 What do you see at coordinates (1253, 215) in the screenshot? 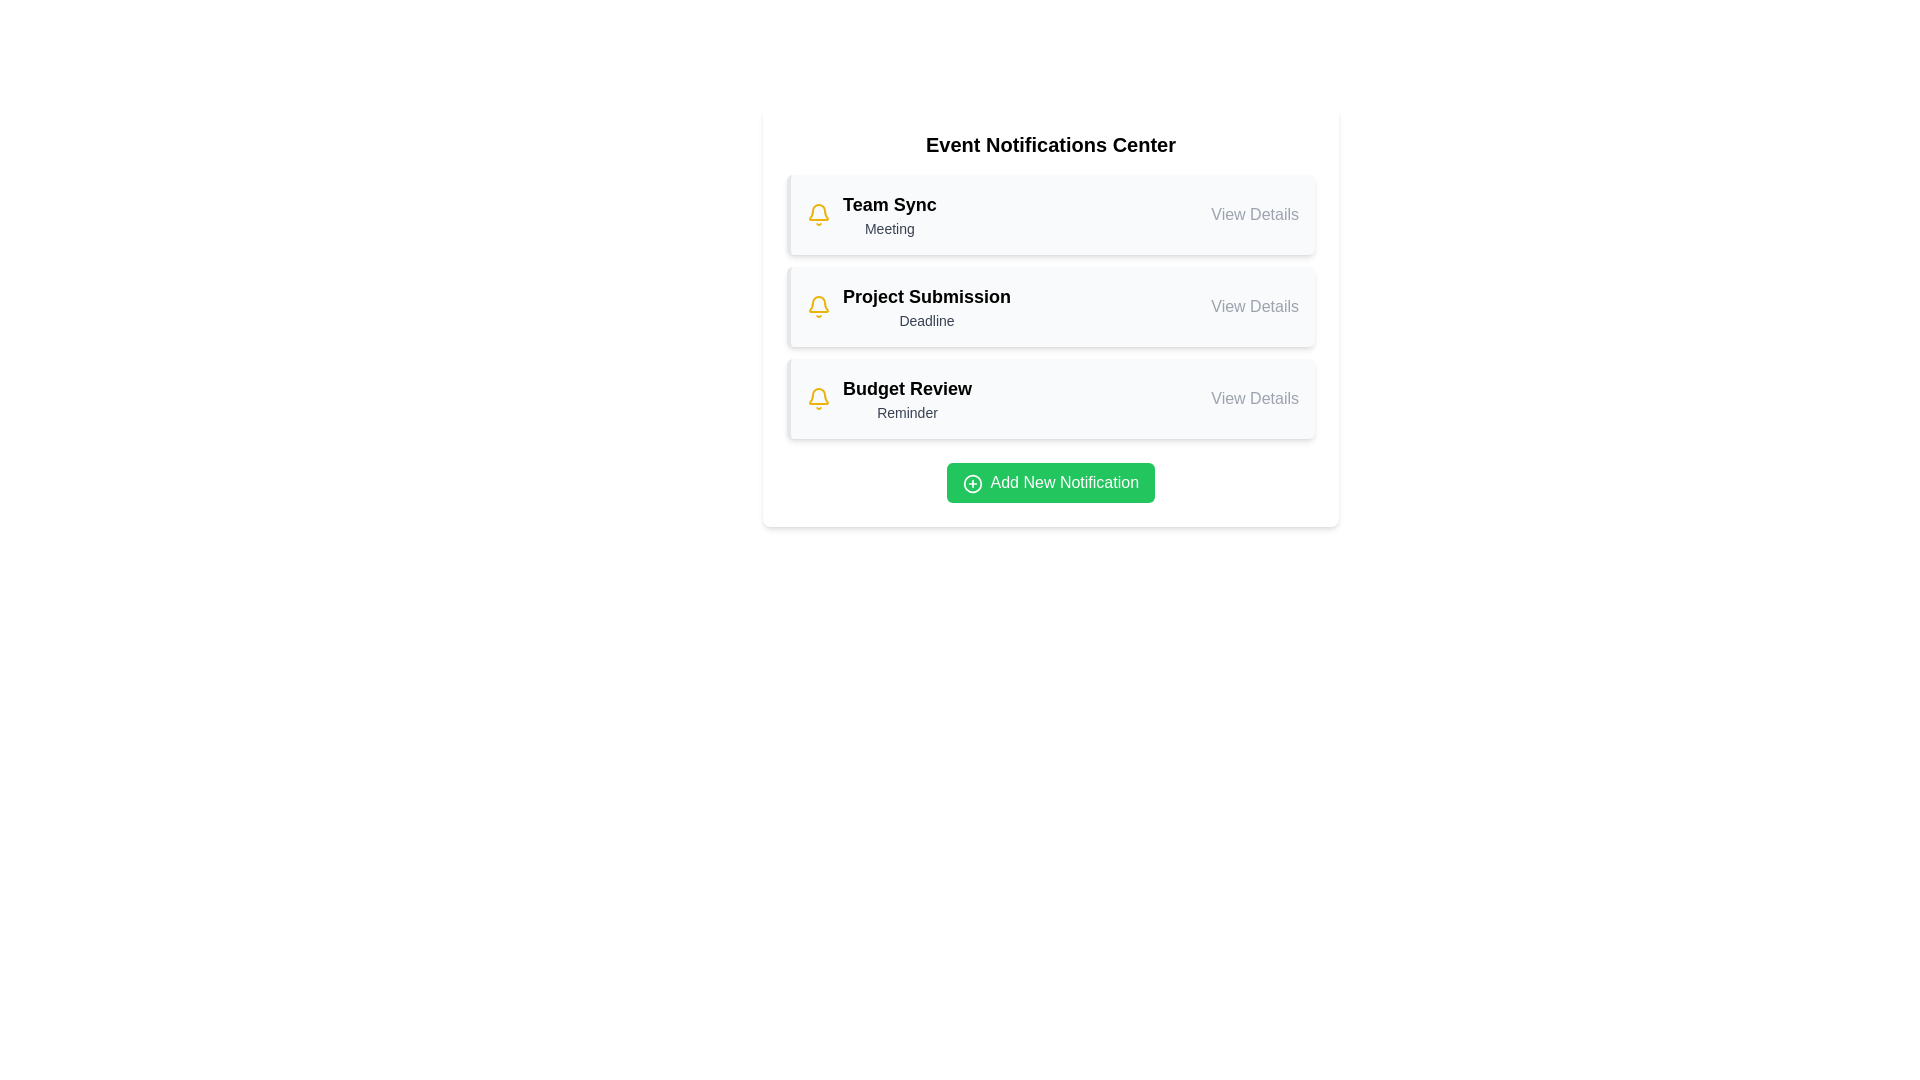
I see `the 'View Details' button, which is a light gray text button located at the rightmost side of the 'Event Notifications Center'` at bounding box center [1253, 215].